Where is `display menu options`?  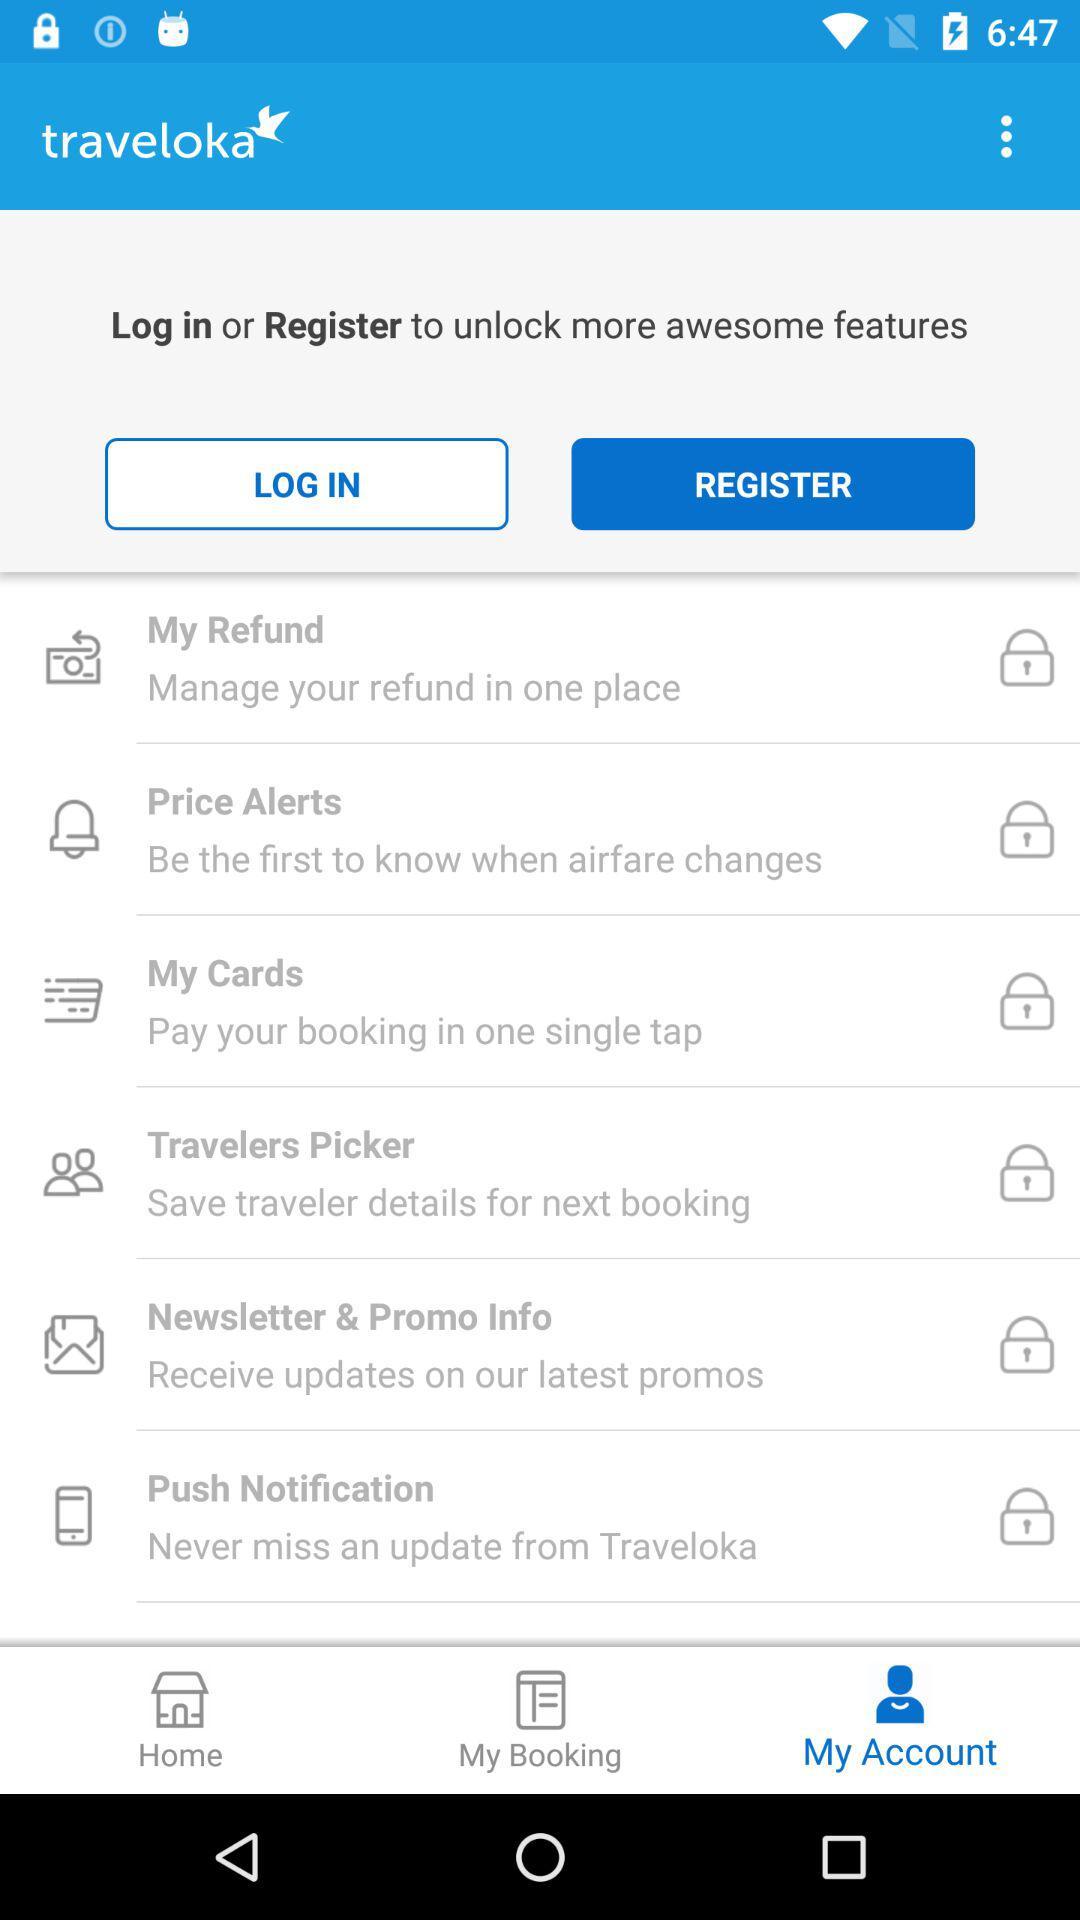
display menu options is located at coordinates (1006, 135).